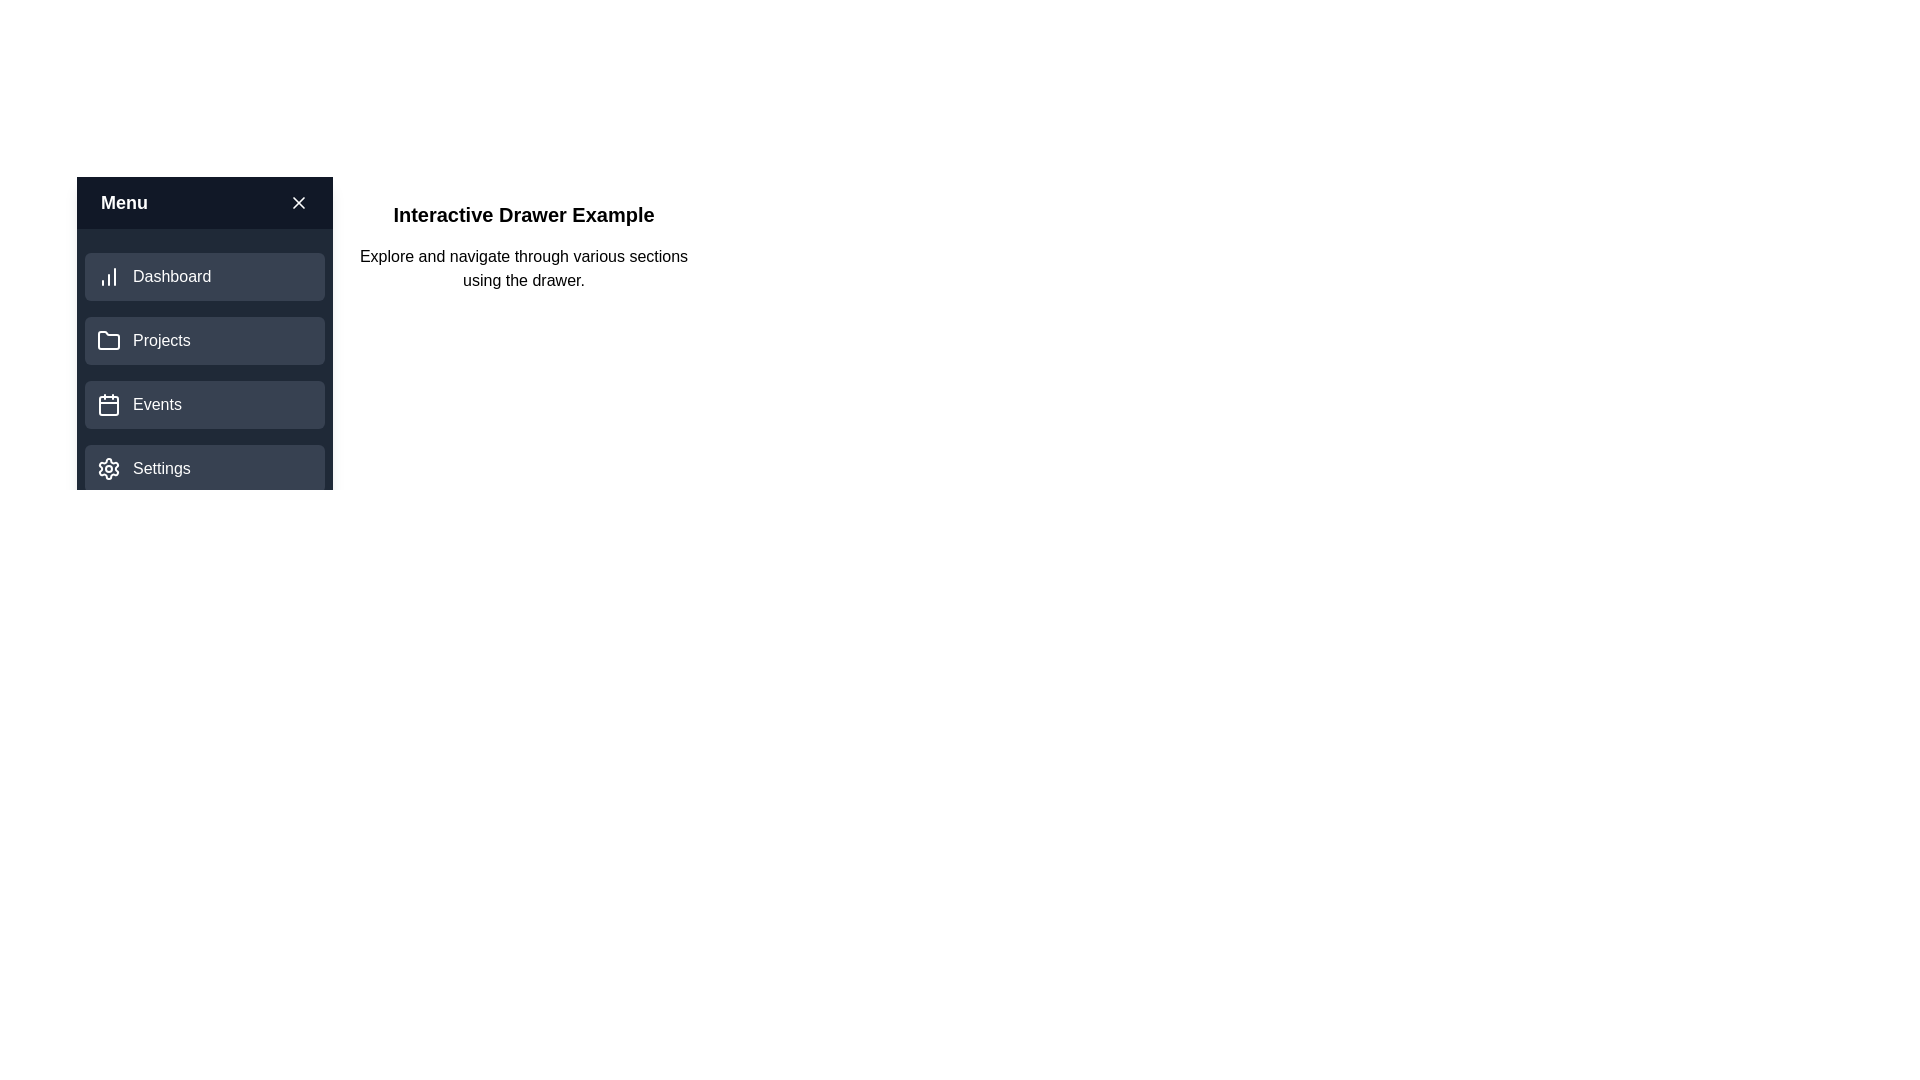 This screenshot has height=1080, width=1920. Describe the element at coordinates (297, 203) in the screenshot. I see `toggle button in the header of the drawer to toggle its visibility` at that location.